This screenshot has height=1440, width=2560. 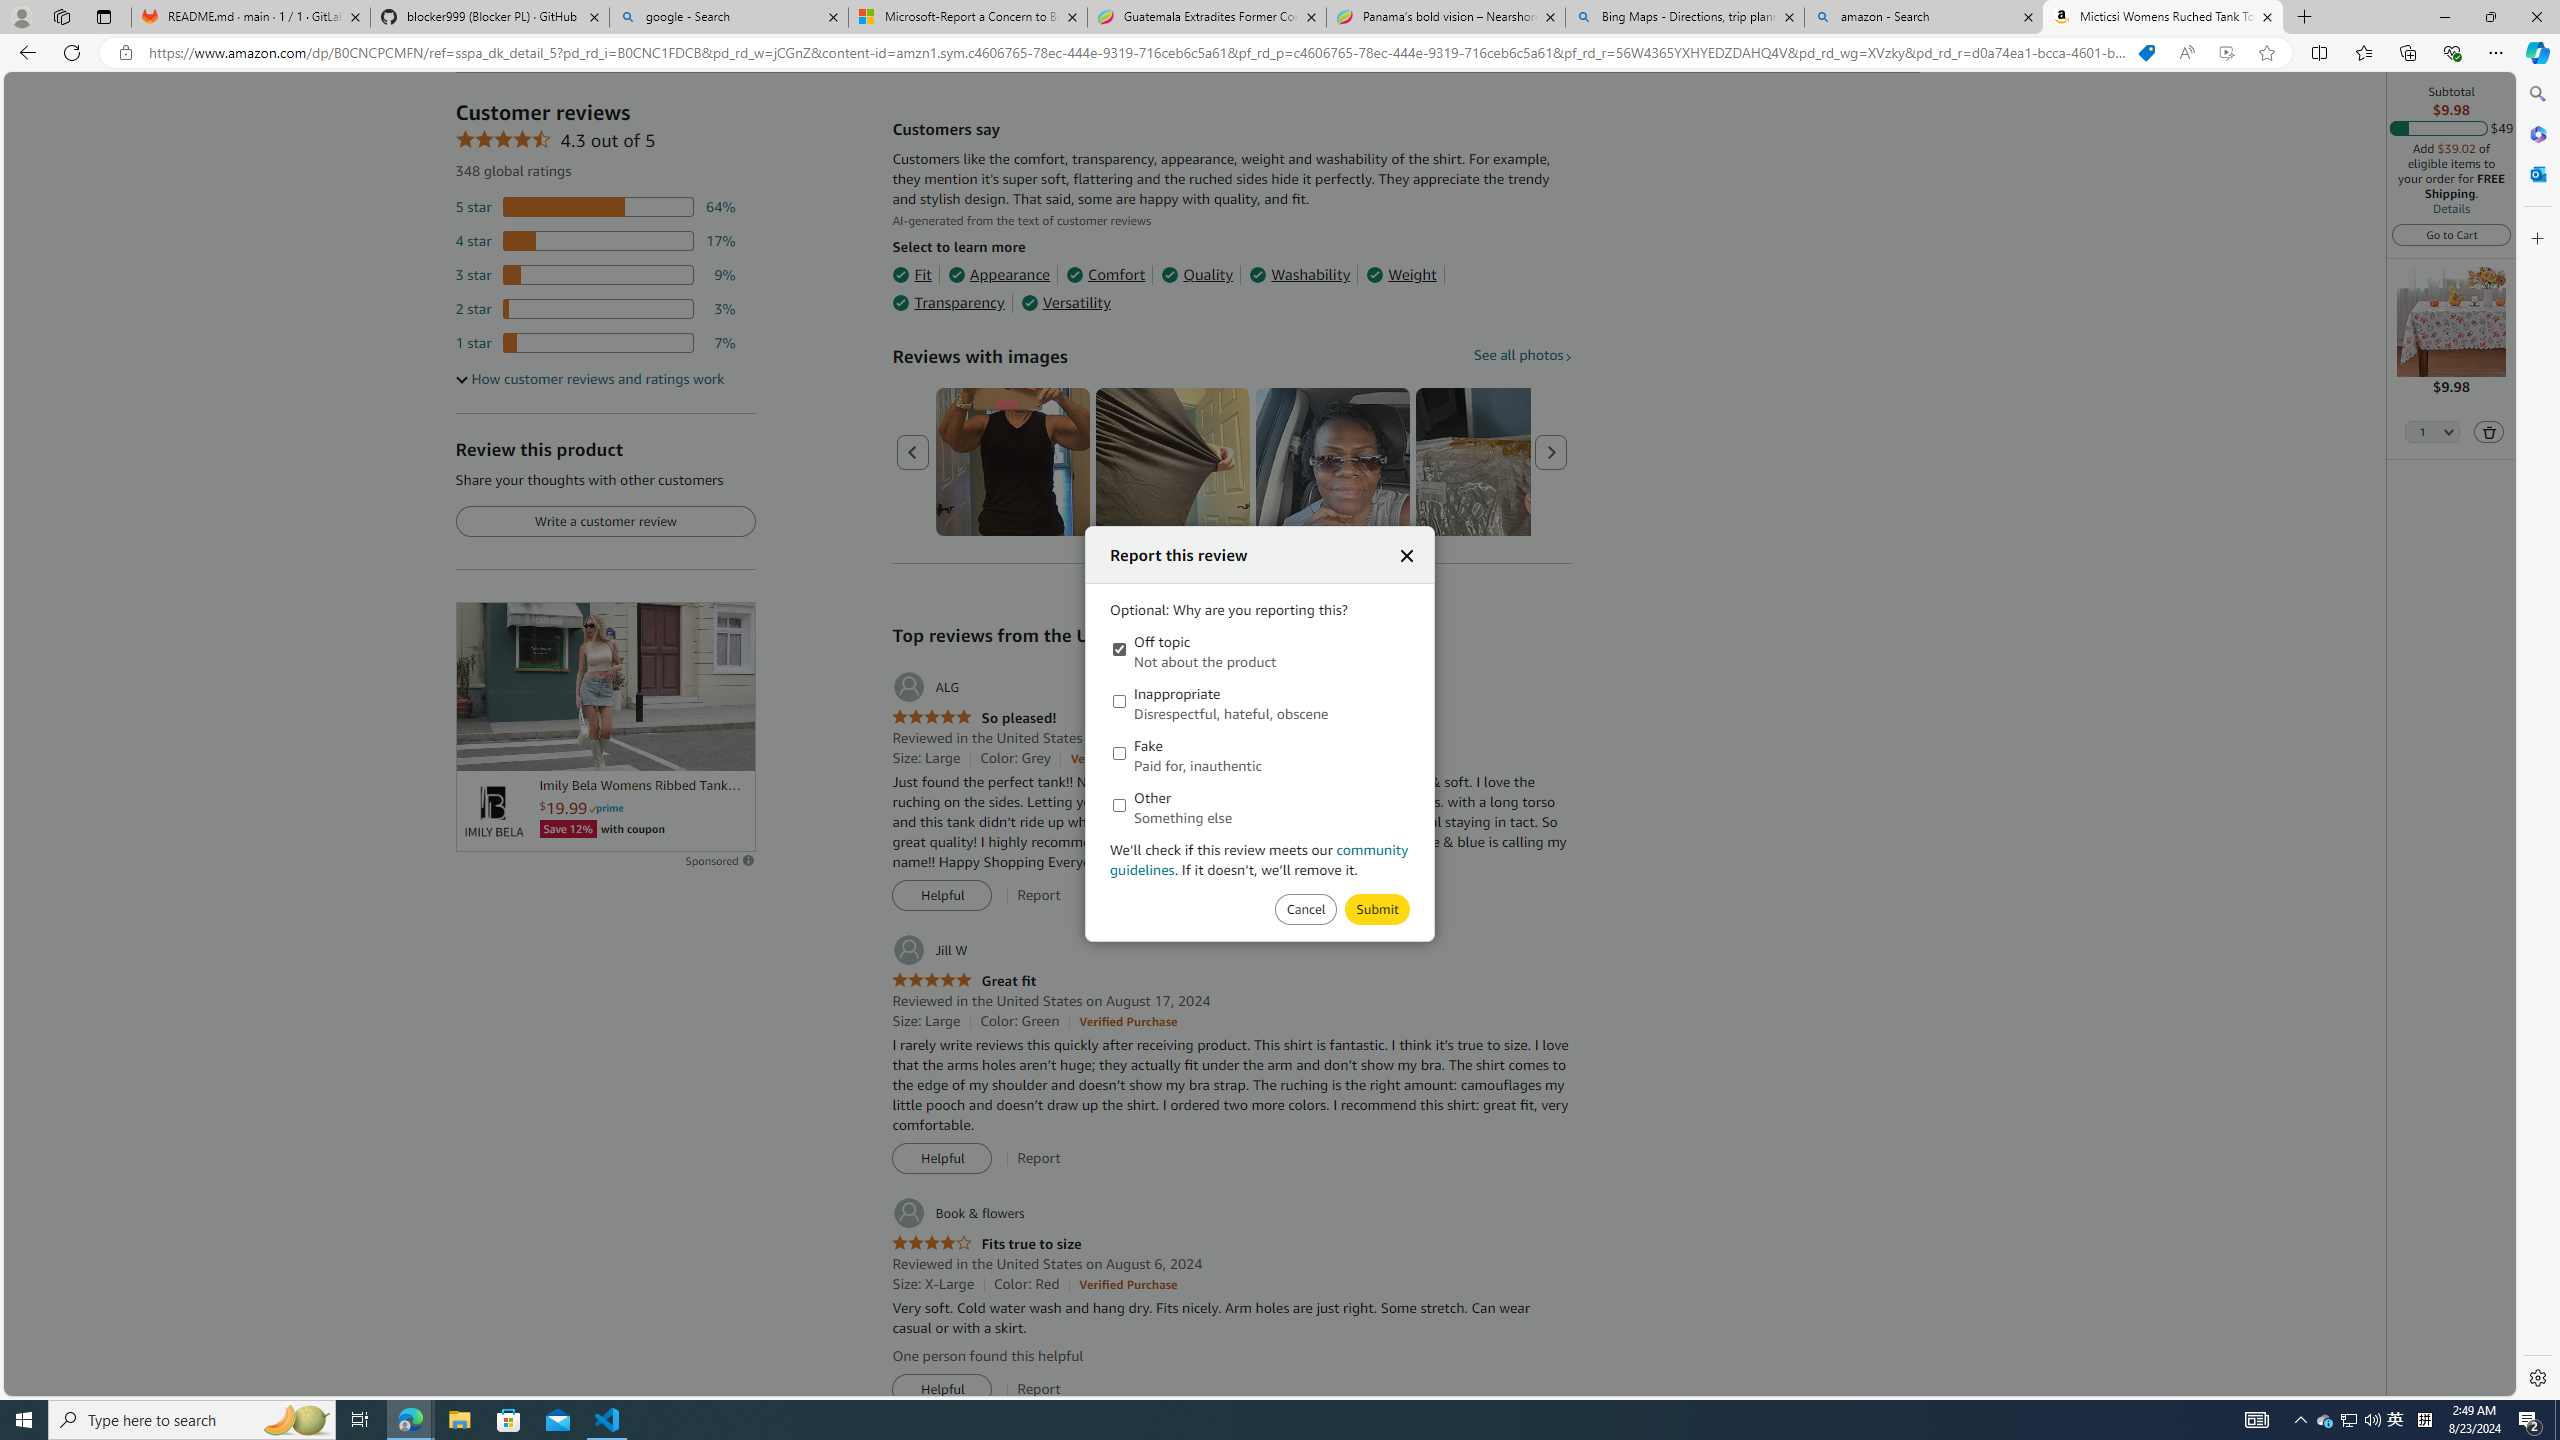 What do you see at coordinates (957, 1213) in the screenshot?
I see `'Book & flowers'` at bounding box center [957, 1213].